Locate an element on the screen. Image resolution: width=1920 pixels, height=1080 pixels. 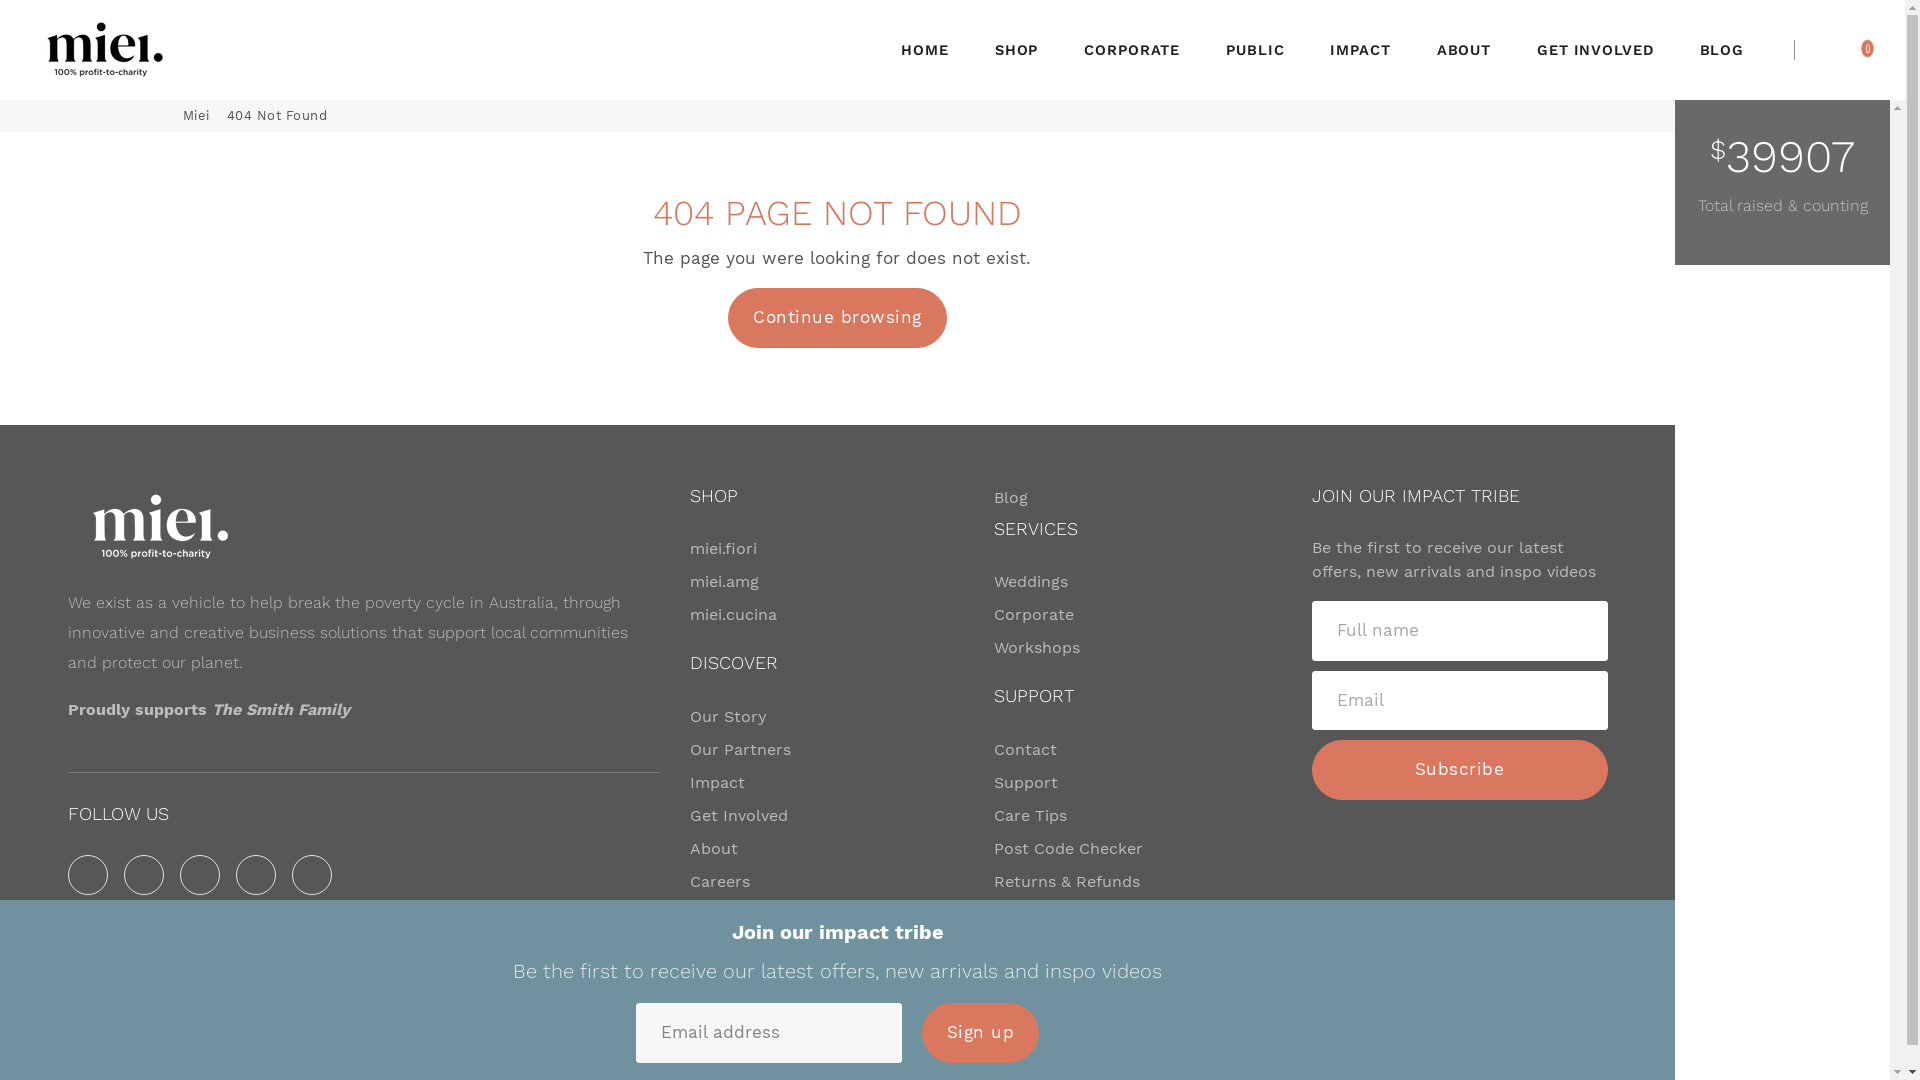
'Support' is located at coordinates (993, 782).